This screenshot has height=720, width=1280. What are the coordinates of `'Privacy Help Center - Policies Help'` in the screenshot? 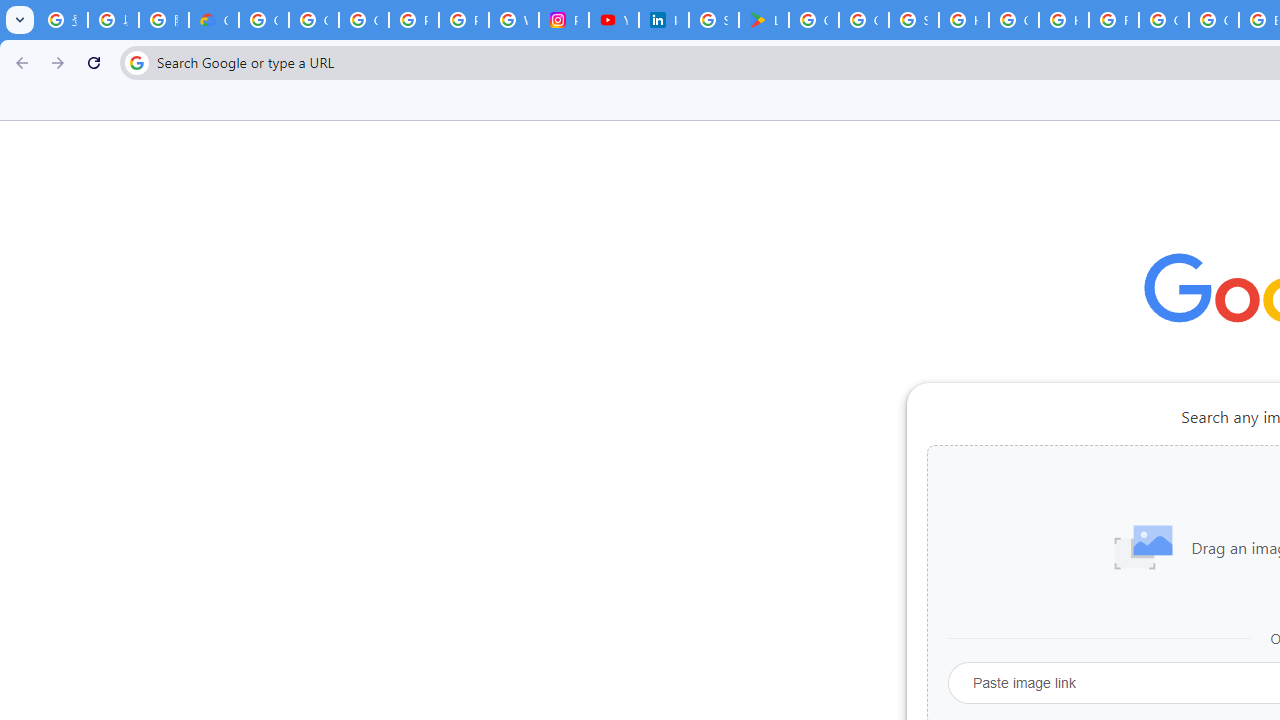 It's located at (463, 20).